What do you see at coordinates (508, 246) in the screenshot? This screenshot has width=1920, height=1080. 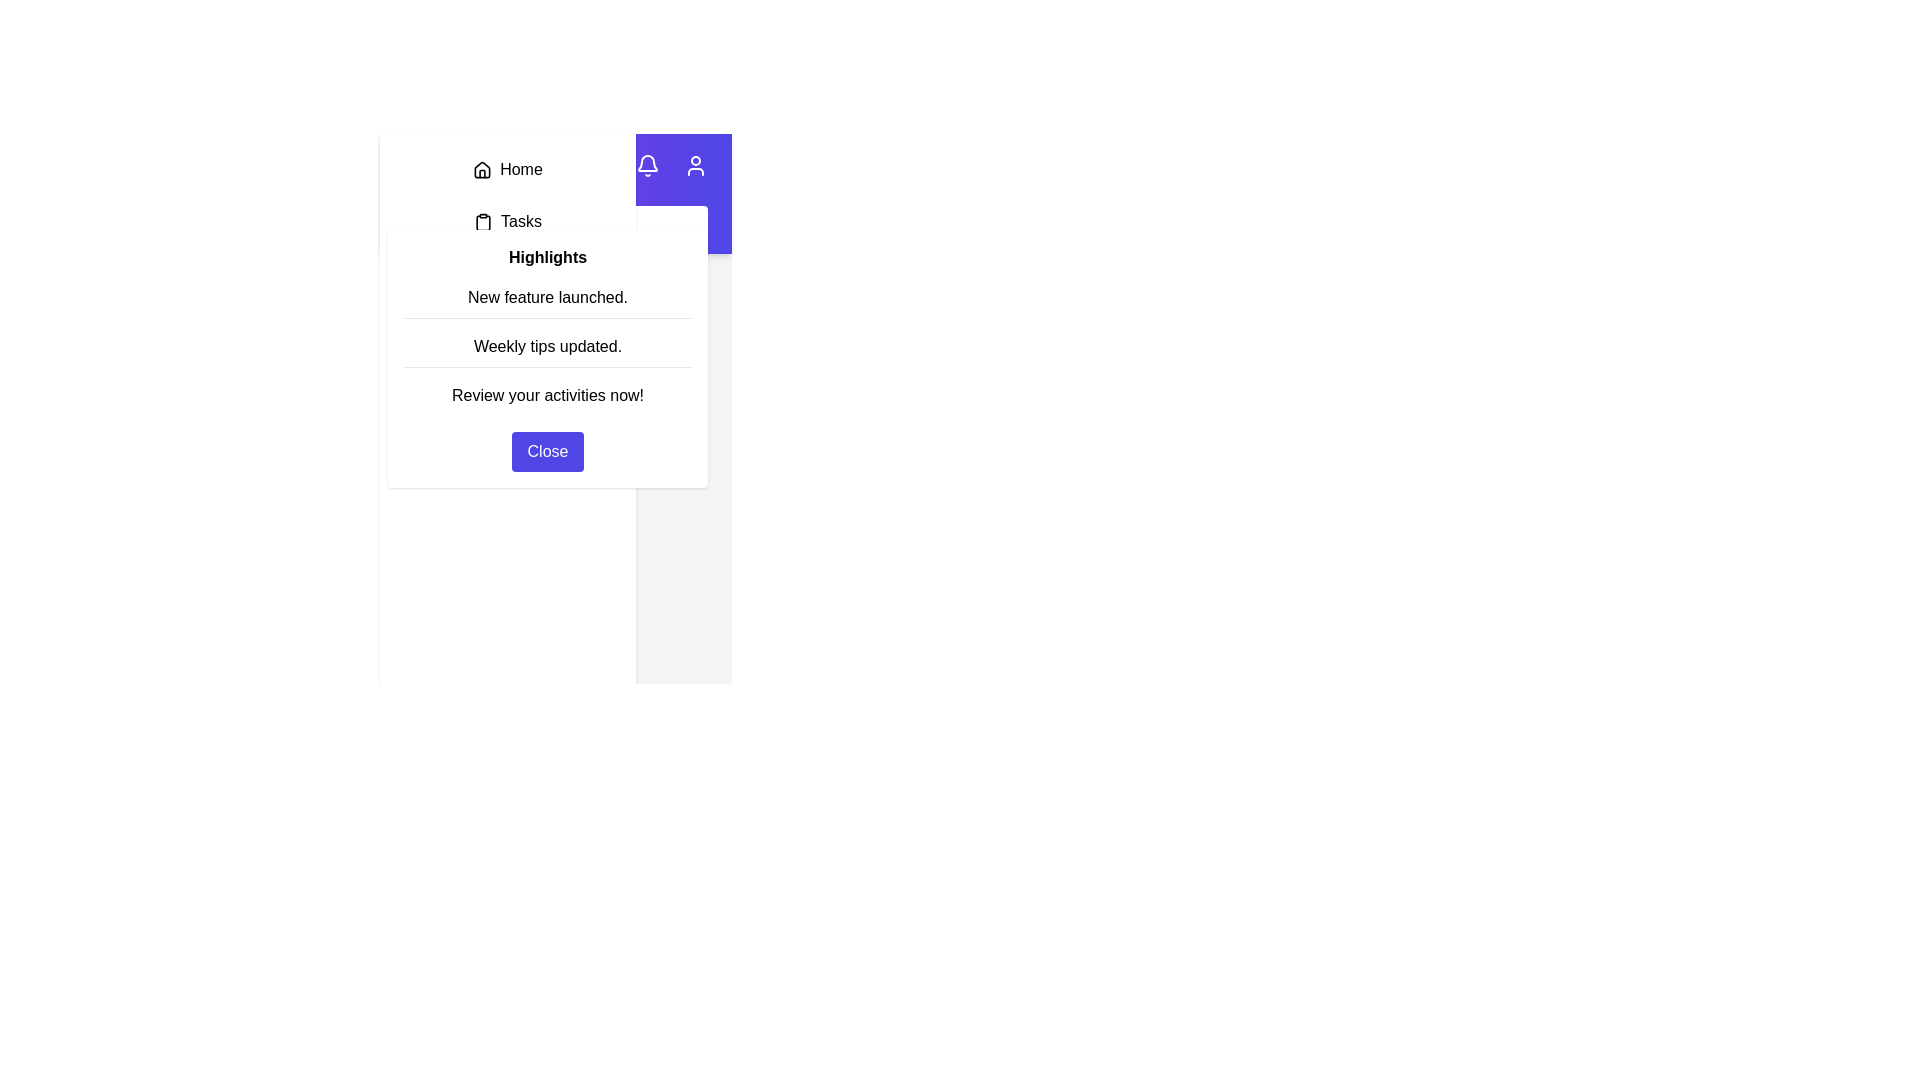 I see `the 'Highlights' text label, which is the third item in a vertical list within the side menu, positioned below 'Tasks' and above a secondary text area` at bounding box center [508, 246].